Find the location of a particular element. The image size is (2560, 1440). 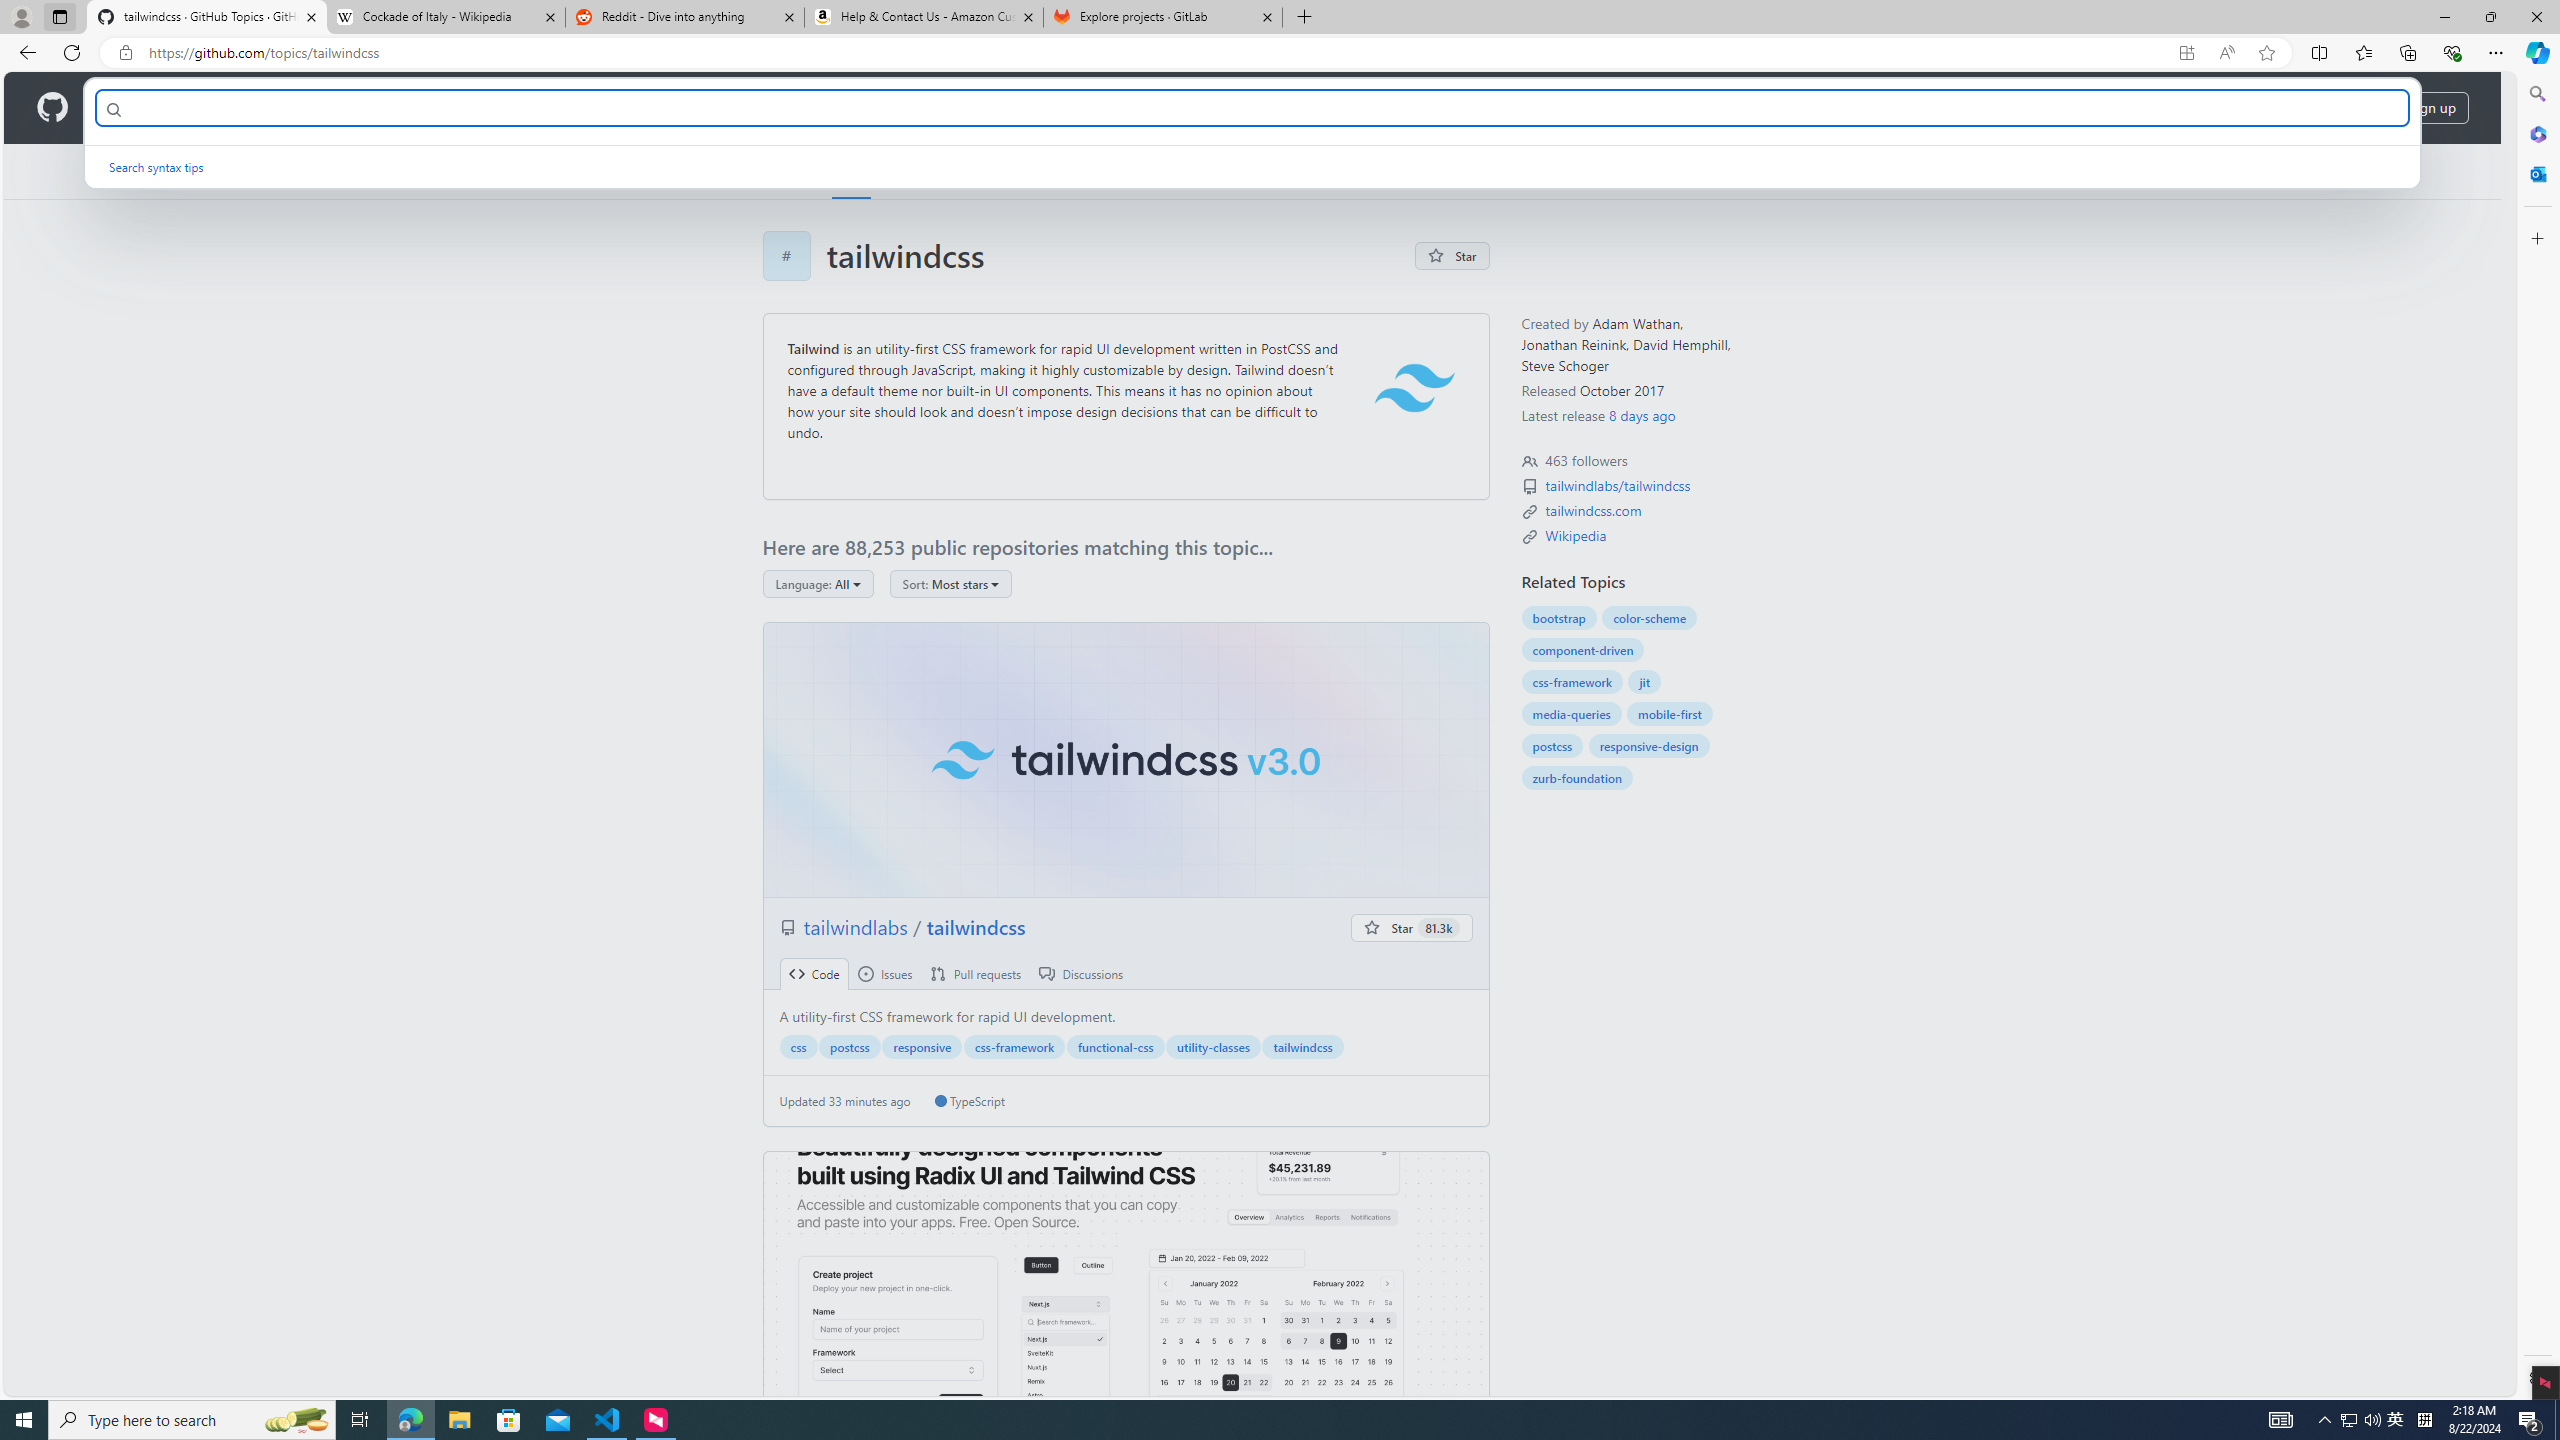

'media-queries' is located at coordinates (1570, 713).